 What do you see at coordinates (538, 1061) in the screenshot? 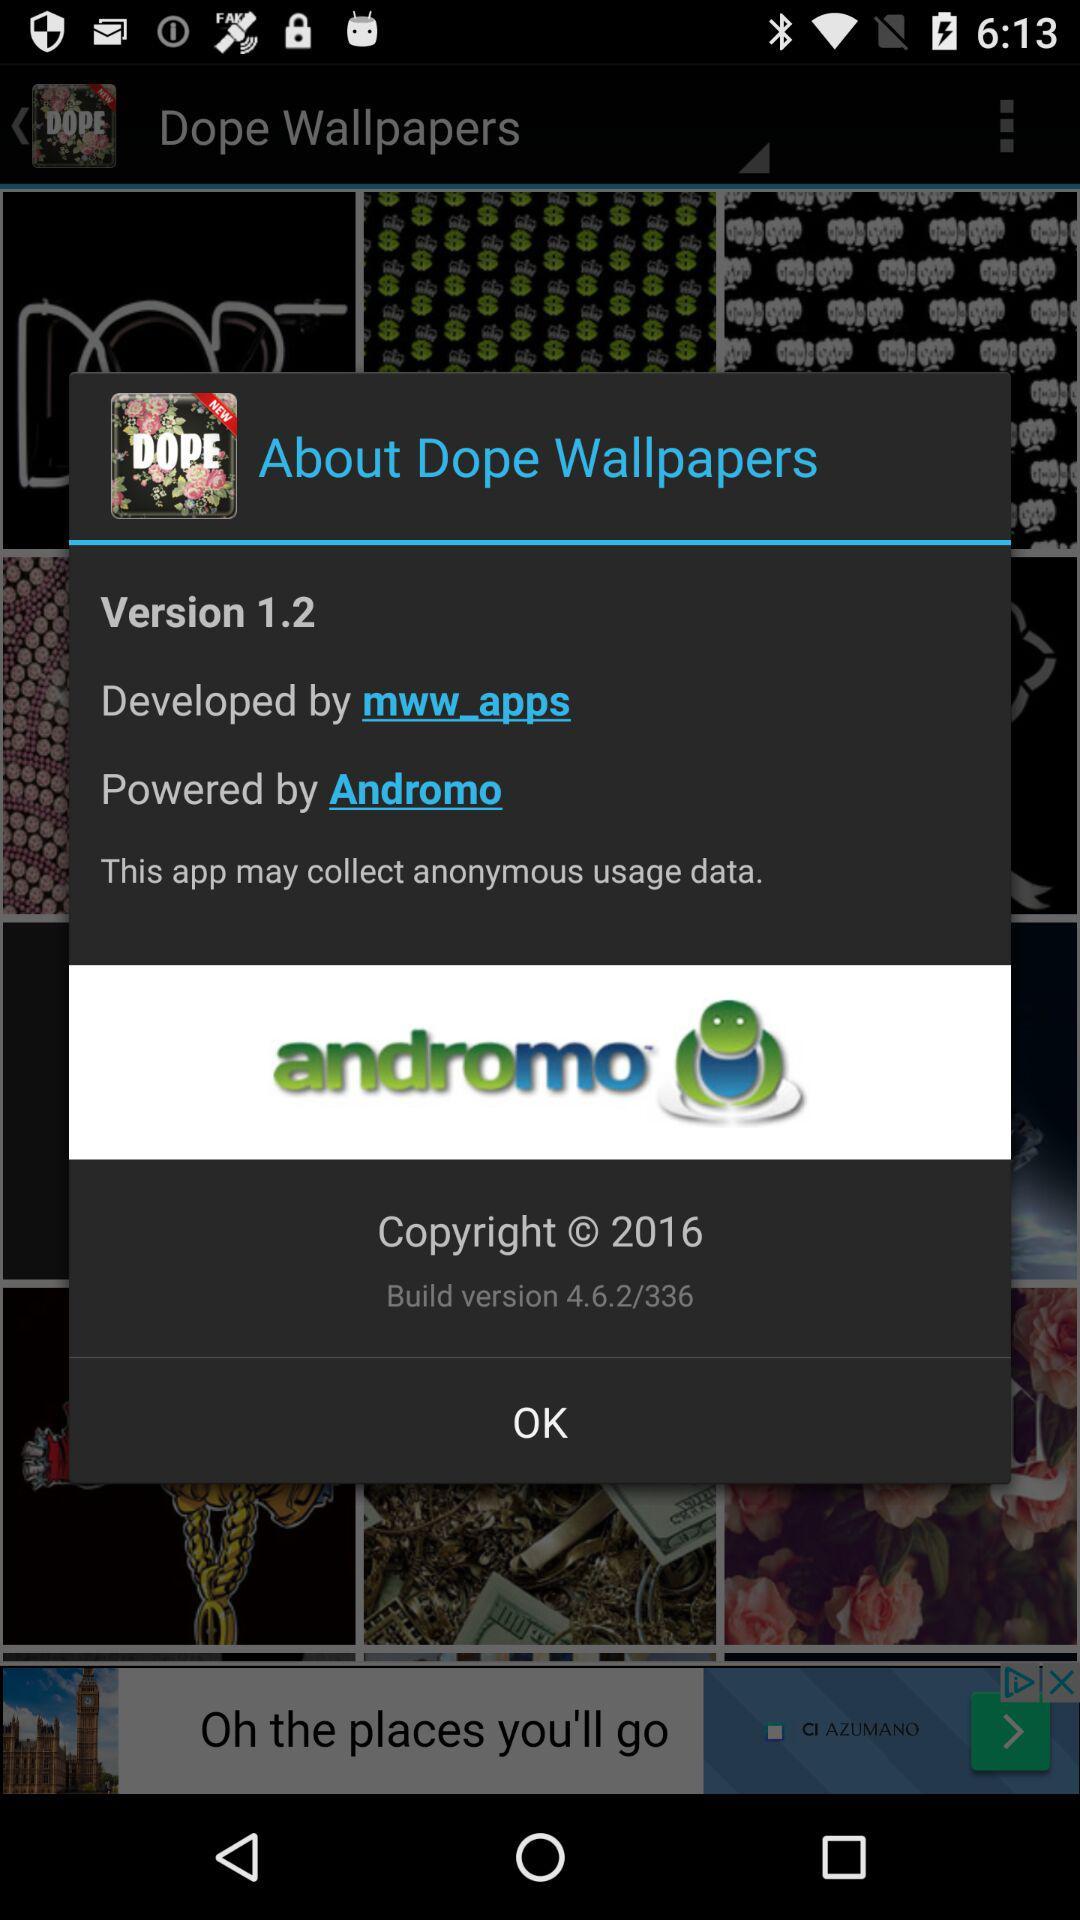
I see `opens a link to the developer` at bounding box center [538, 1061].